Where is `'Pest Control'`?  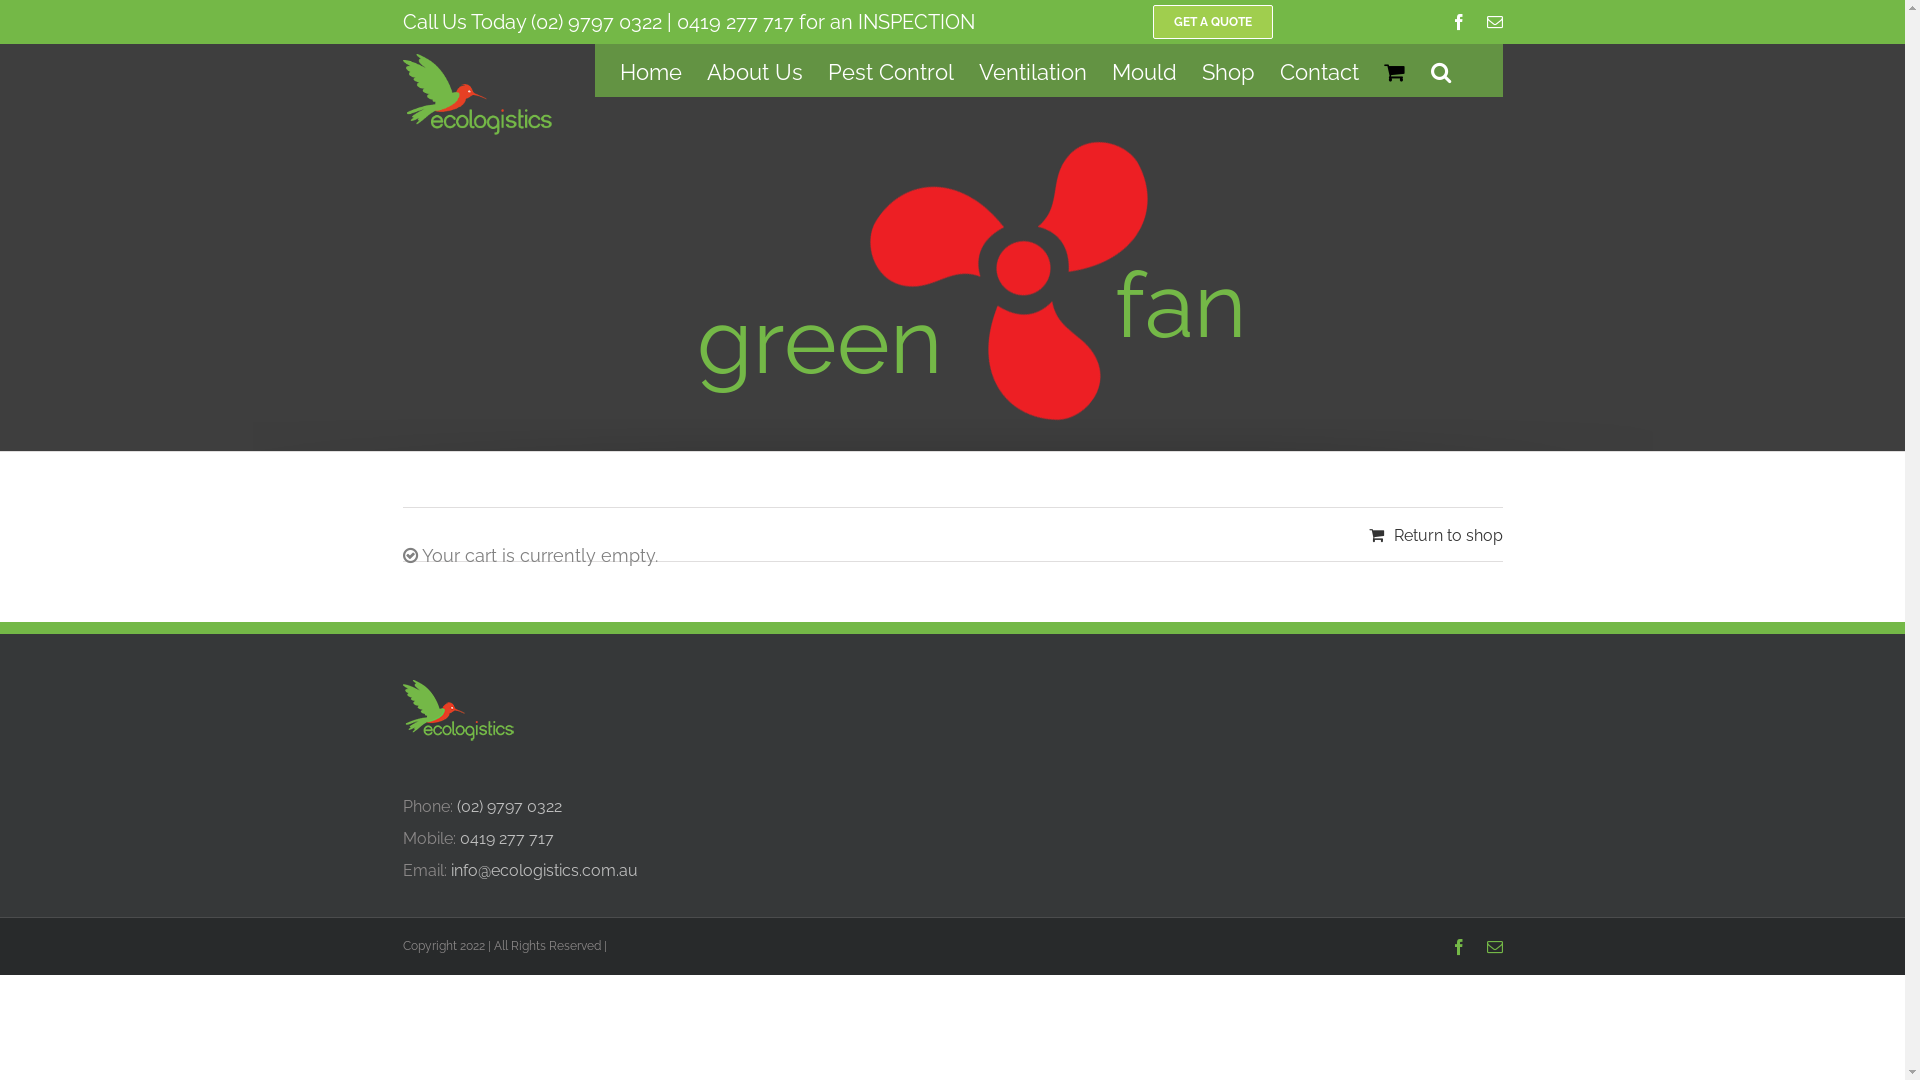 'Pest Control' is located at coordinates (890, 69).